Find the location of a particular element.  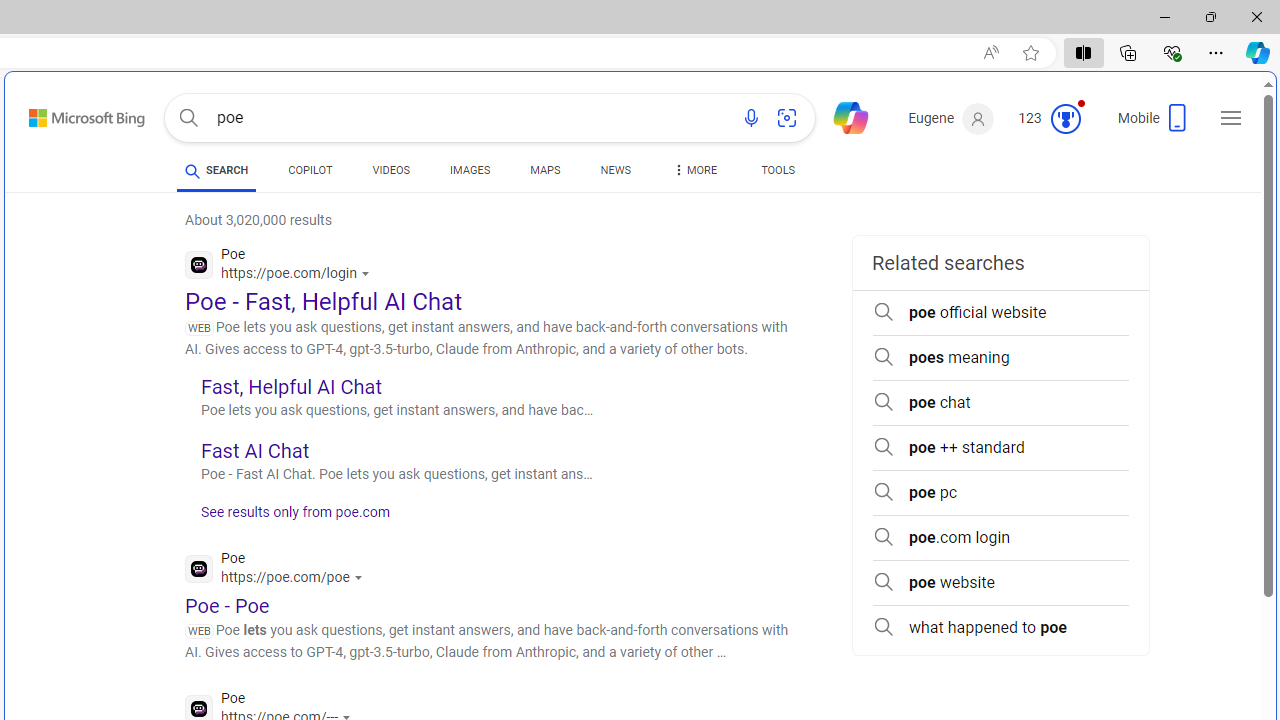

'VIDEOS' is located at coordinates (391, 170).